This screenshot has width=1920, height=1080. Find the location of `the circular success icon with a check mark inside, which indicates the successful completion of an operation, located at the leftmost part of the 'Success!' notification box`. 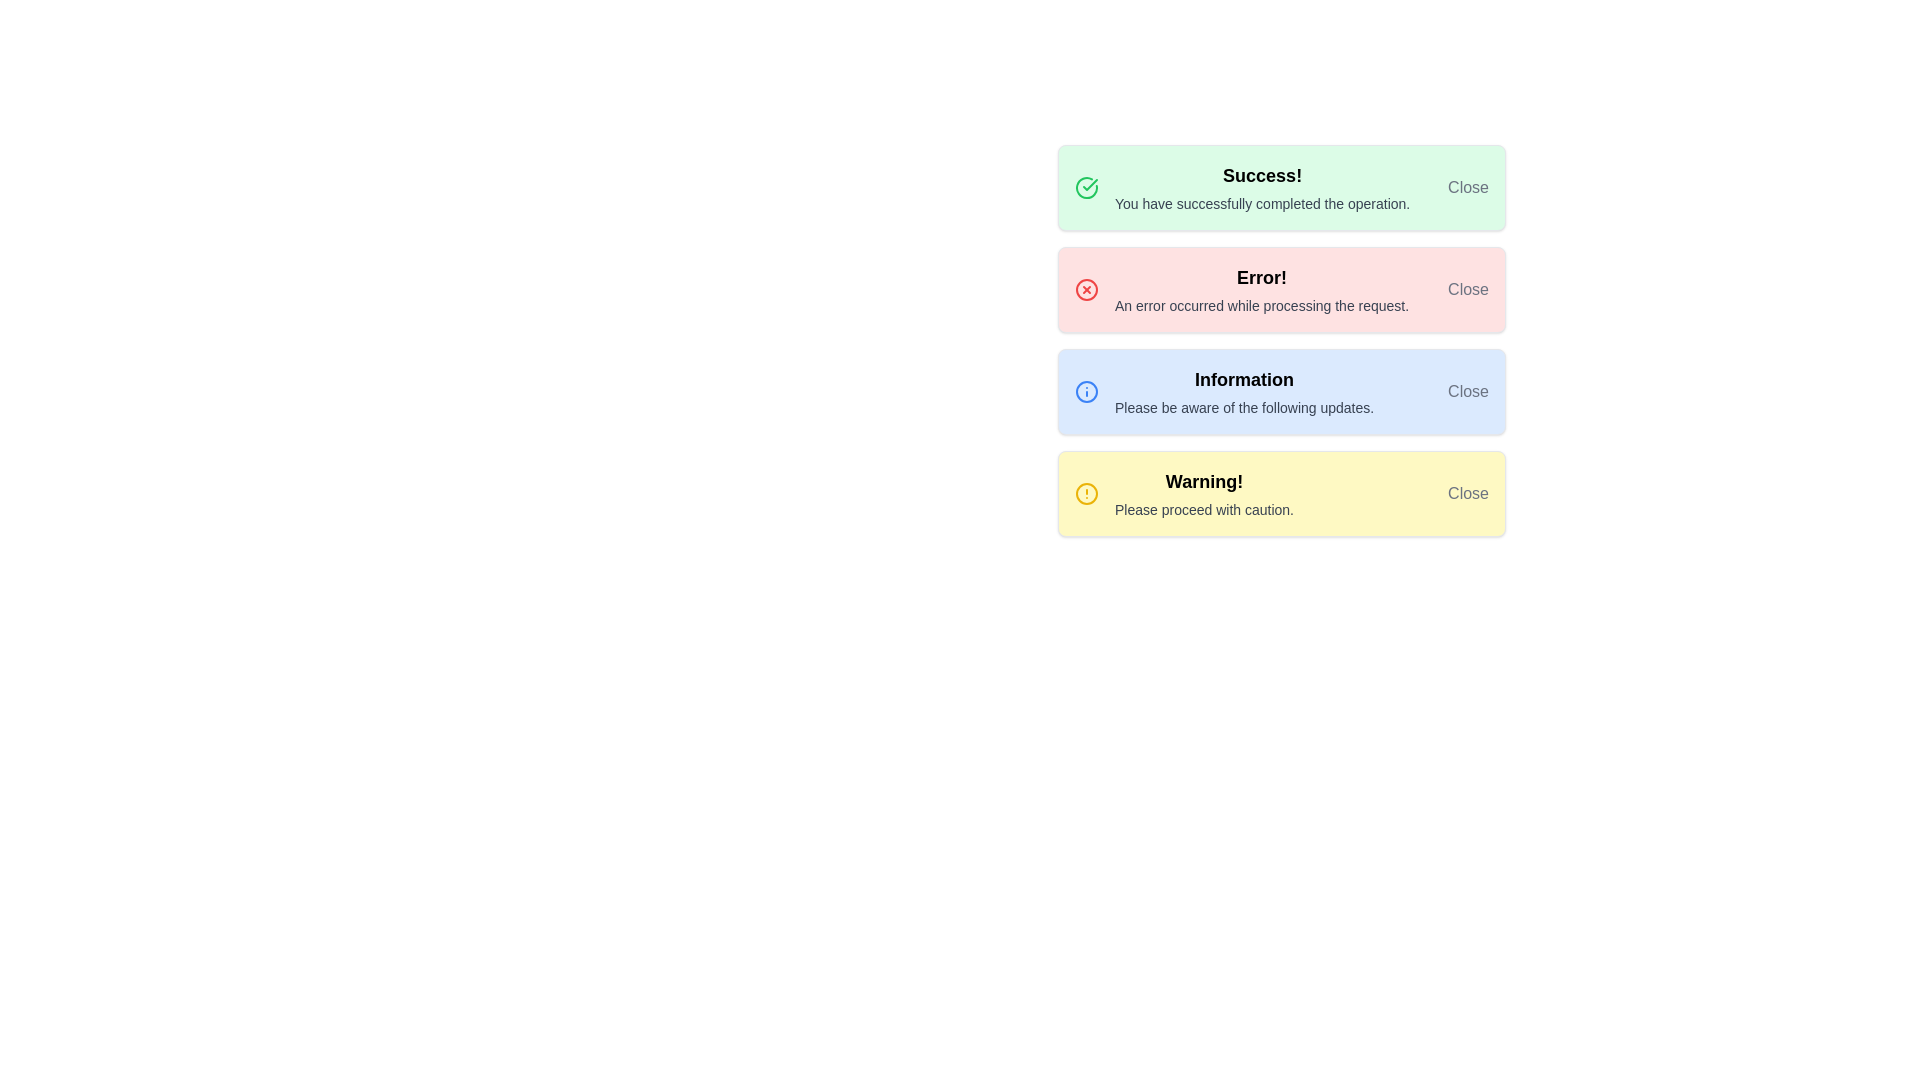

the circular success icon with a check mark inside, which indicates the successful completion of an operation, located at the leftmost part of the 'Success!' notification box is located at coordinates (1085, 188).